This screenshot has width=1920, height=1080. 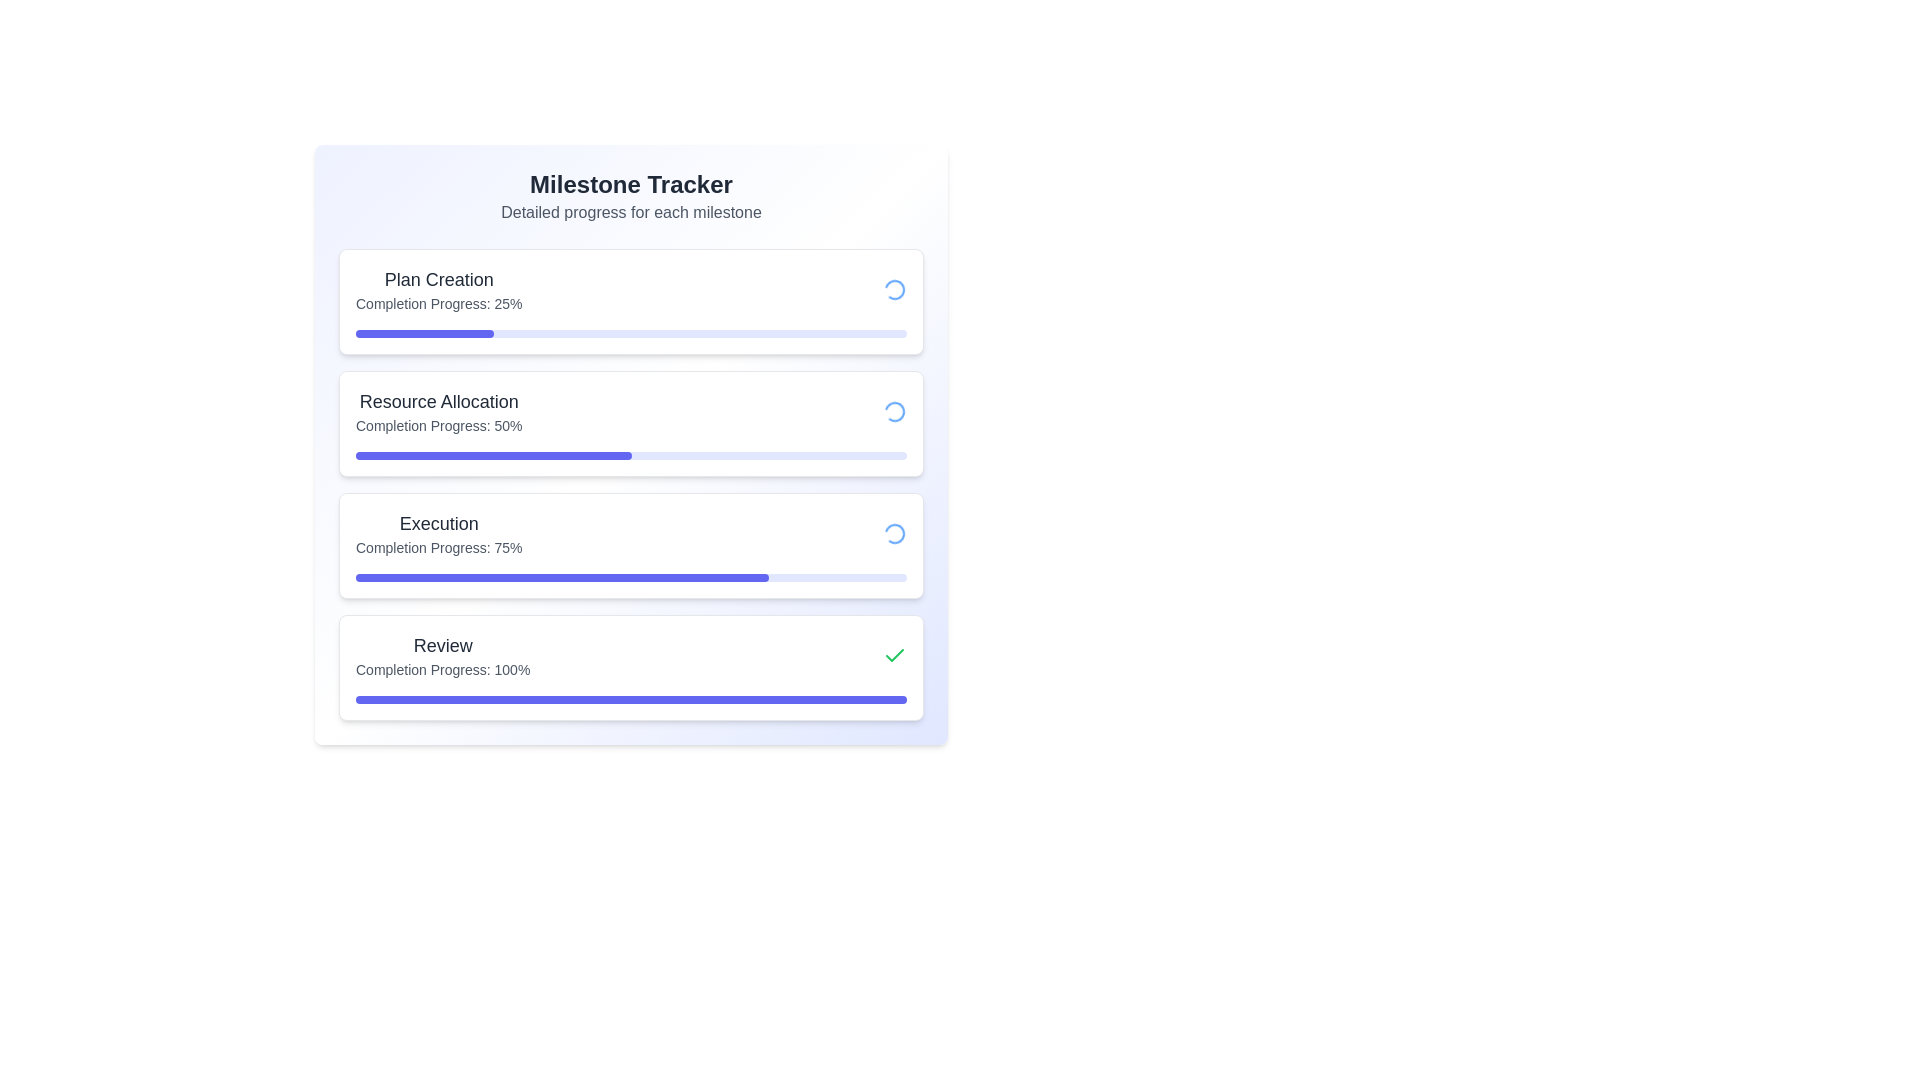 I want to click on the circular loading spinner icon located at the top-right part of the 'Plan Creation' section in the 'Milestone Tracker', so click(x=893, y=289).